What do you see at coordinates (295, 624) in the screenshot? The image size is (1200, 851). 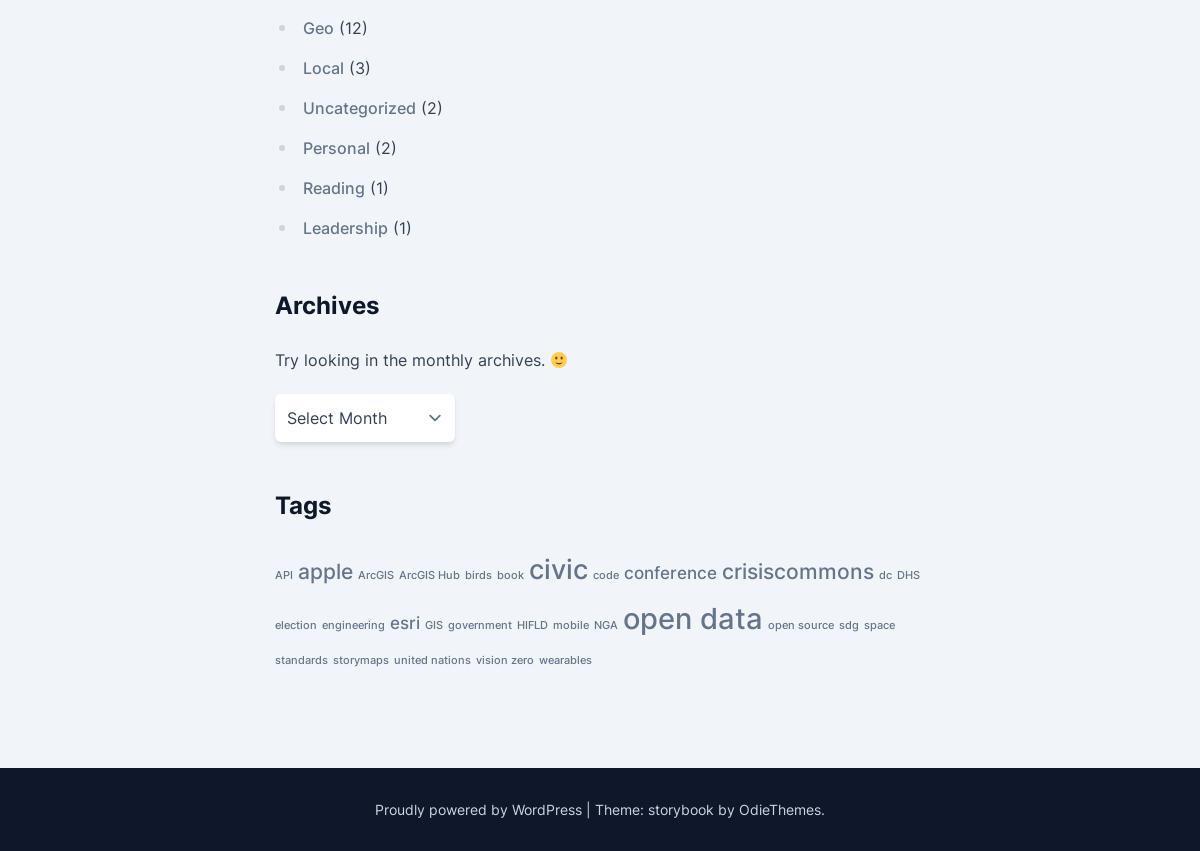 I see `'election'` at bounding box center [295, 624].